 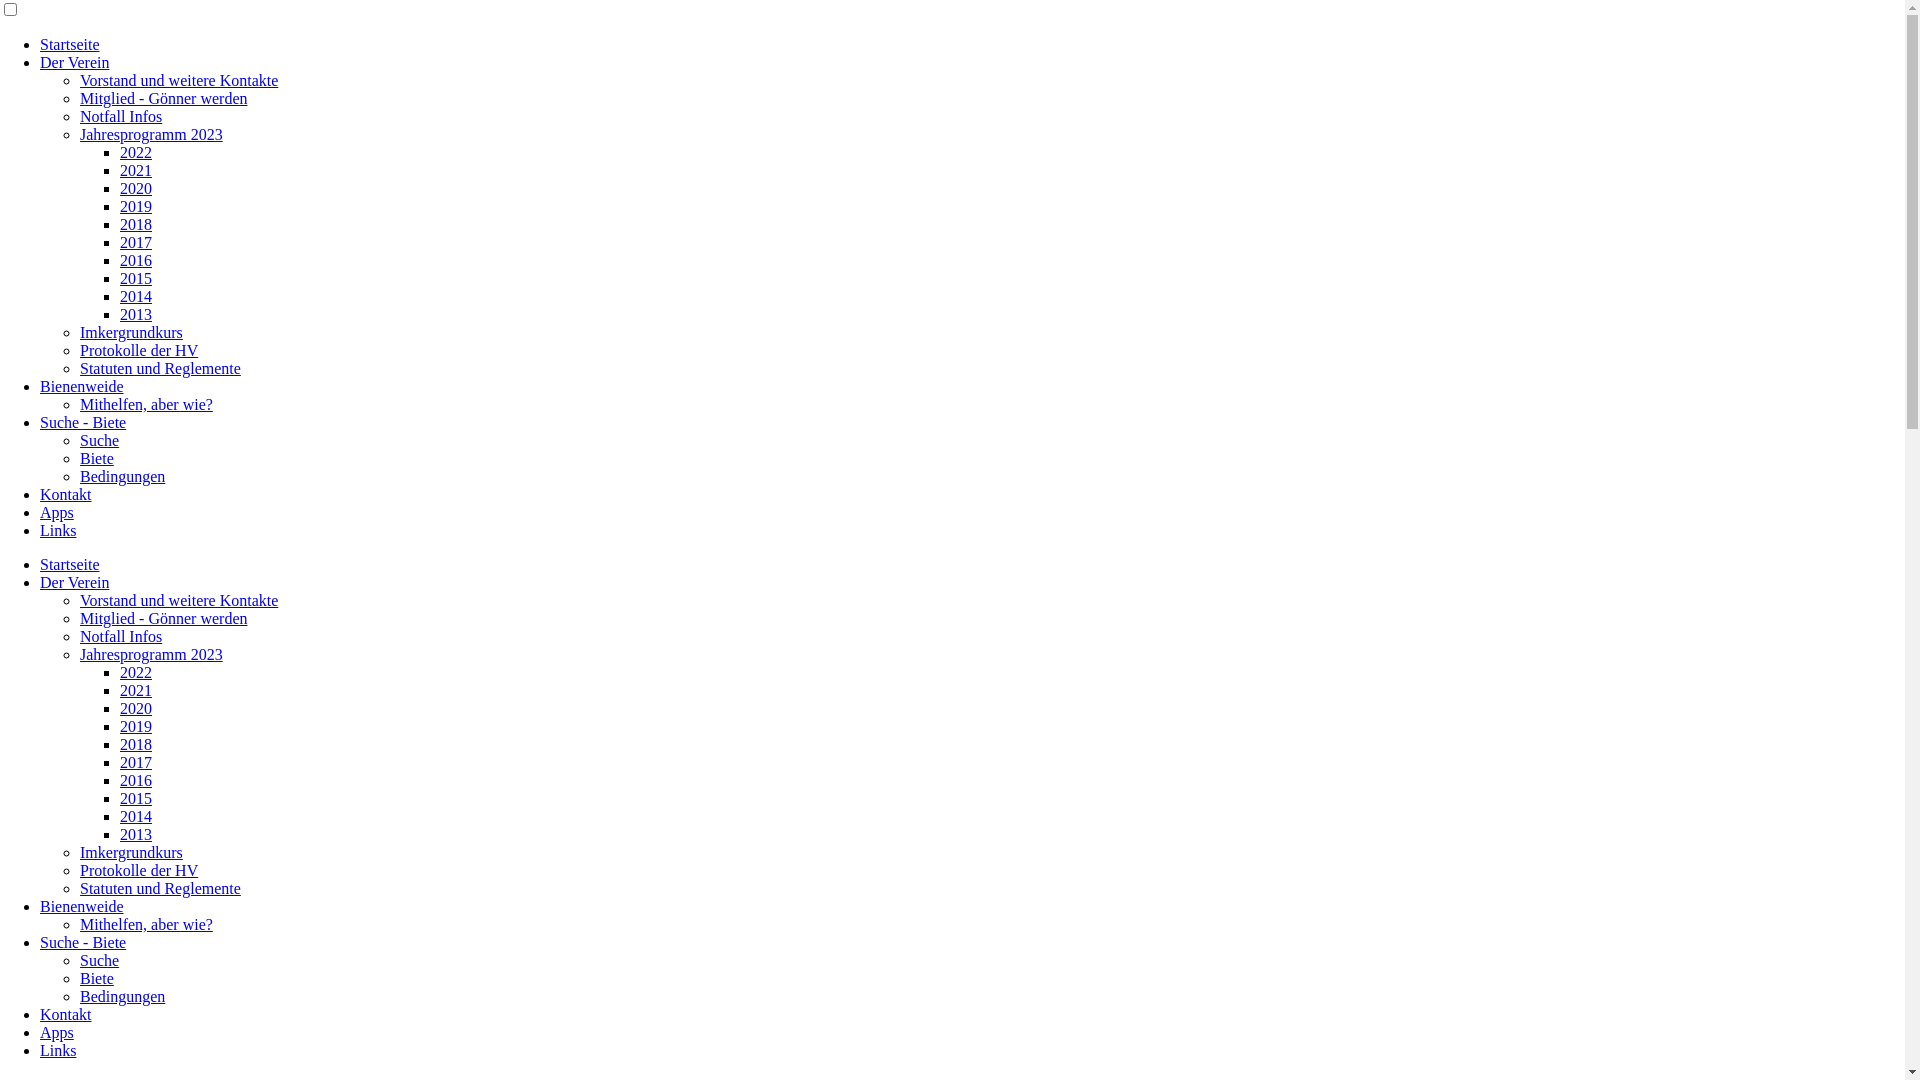 I want to click on 'Apps', so click(x=39, y=1032).